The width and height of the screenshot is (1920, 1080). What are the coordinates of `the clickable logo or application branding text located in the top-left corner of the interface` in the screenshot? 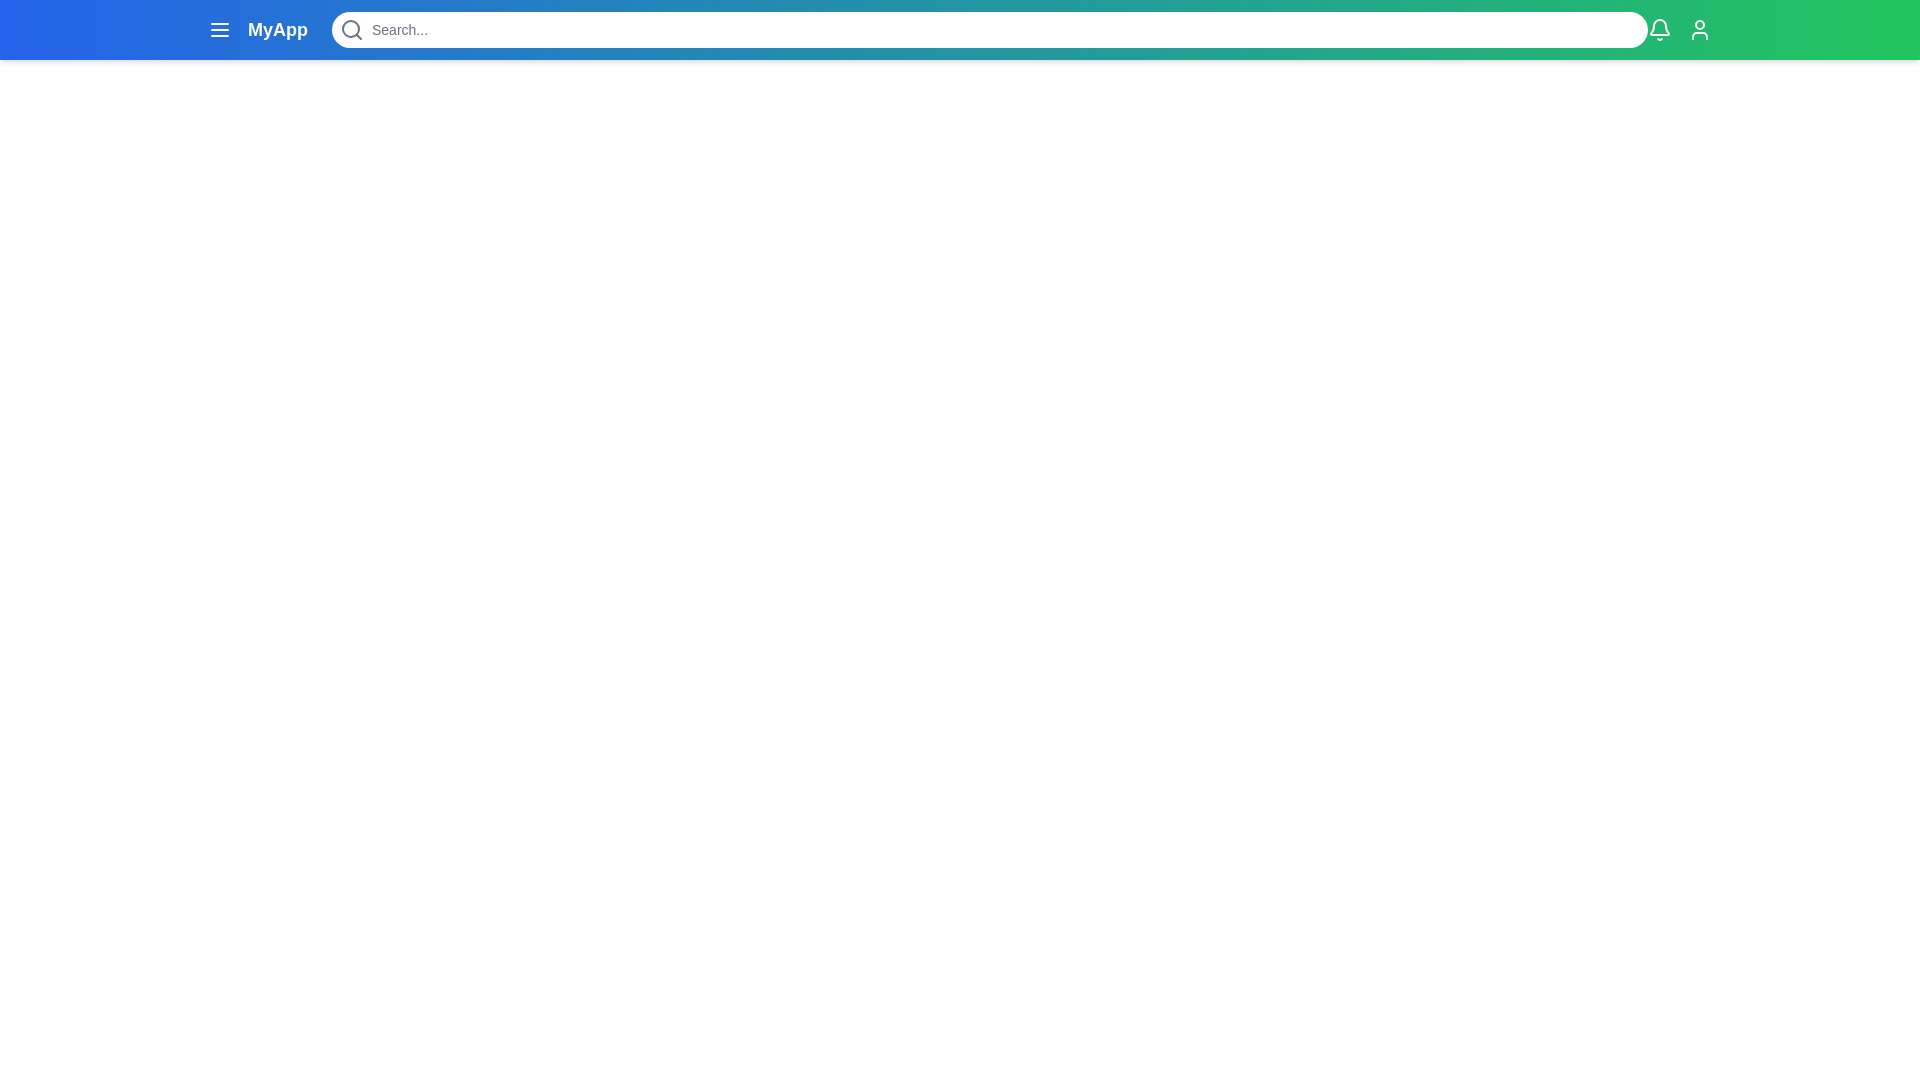 It's located at (257, 30).